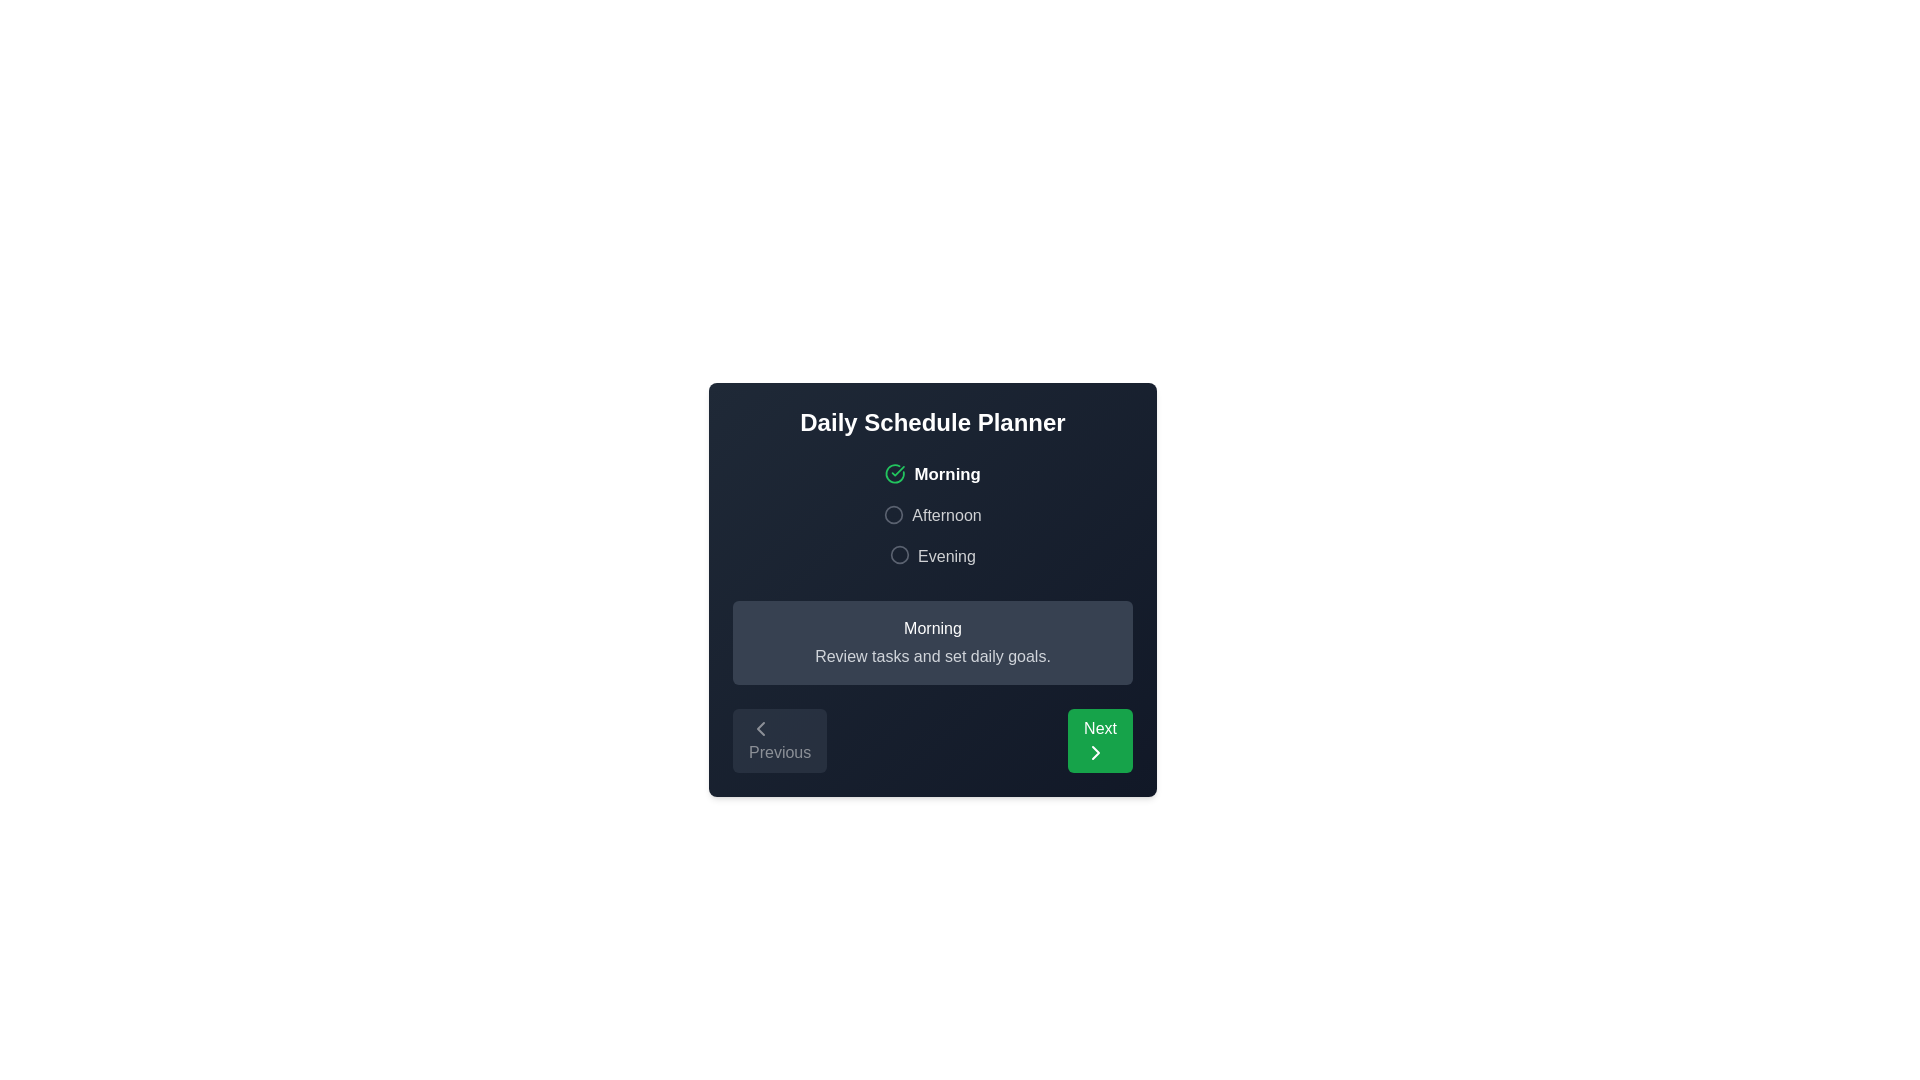 The height and width of the screenshot is (1080, 1920). What do you see at coordinates (893, 513) in the screenshot?
I see `the 'Afternoon' radio button in the Daily Schedule Planner interface for keyboard navigation` at bounding box center [893, 513].